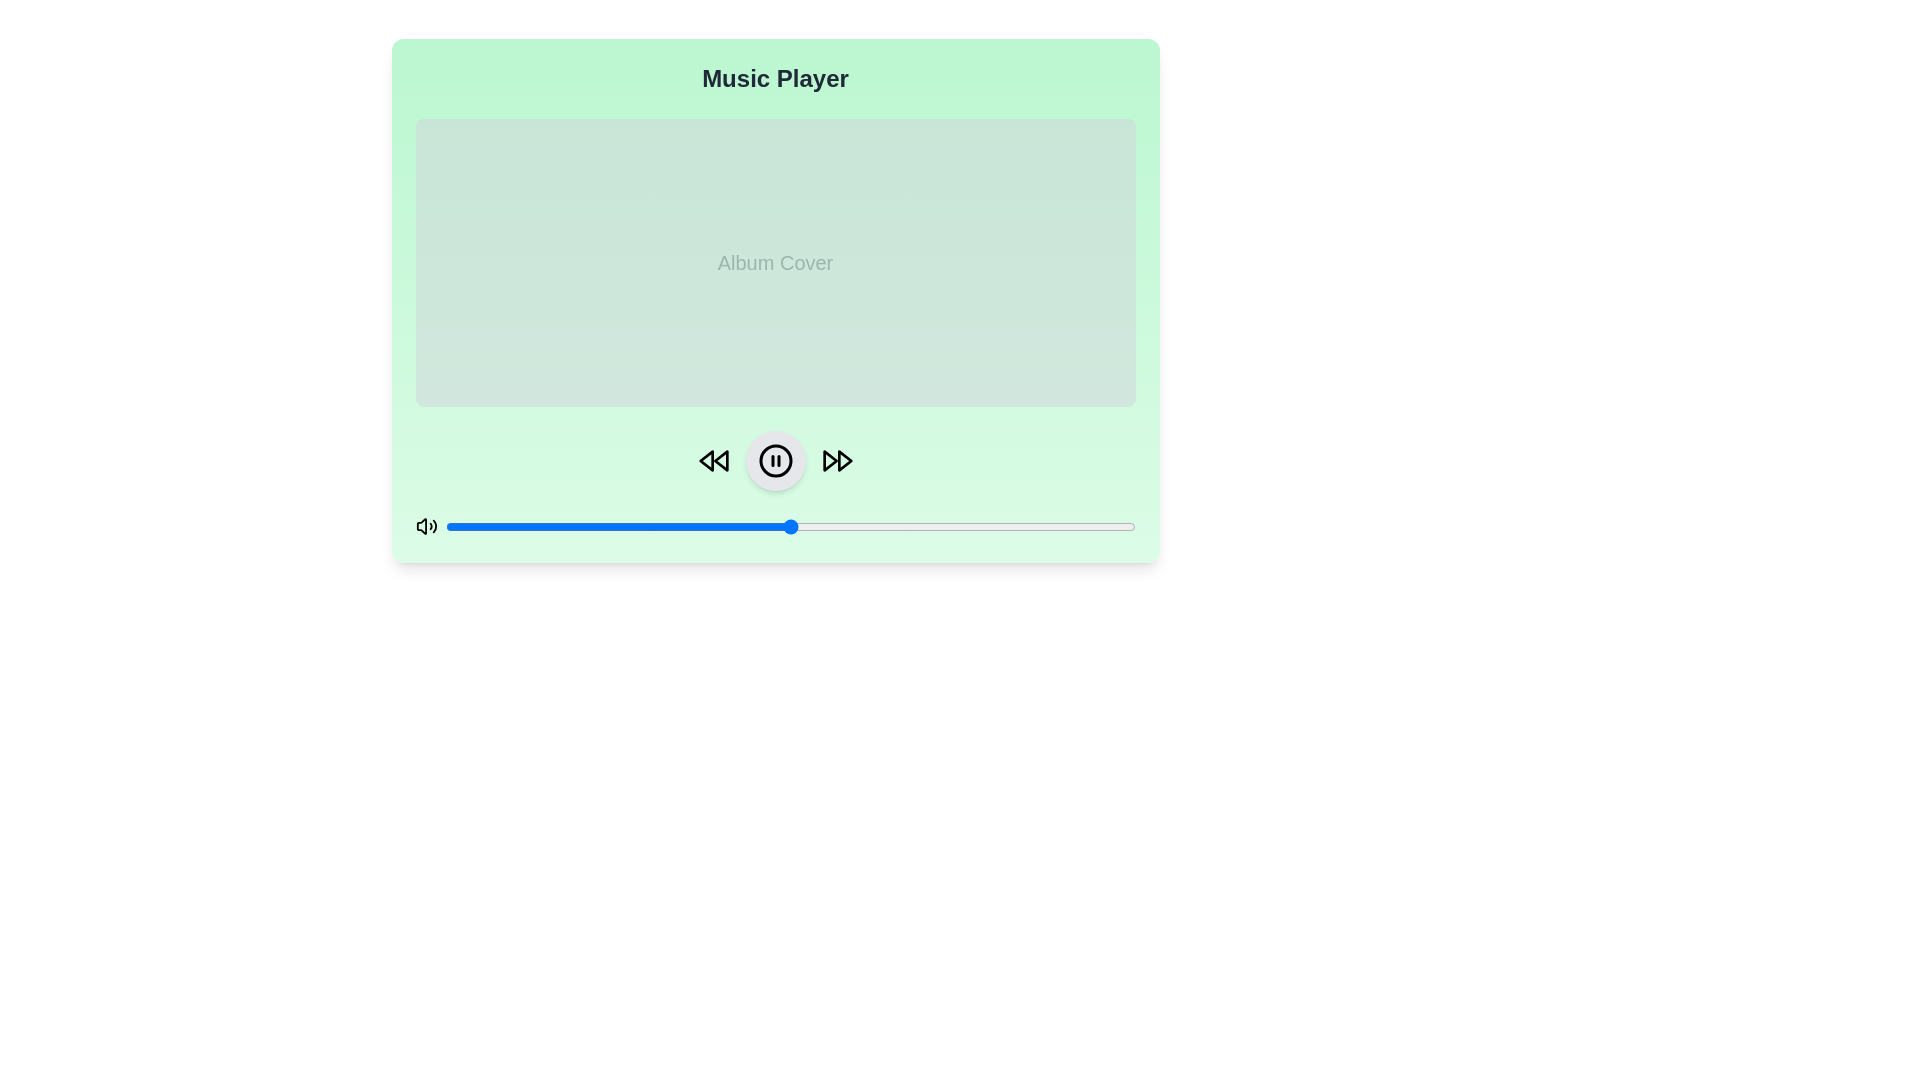 The height and width of the screenshot is (1080, 1920). Describe the element at coordinates (844, 461) in the screenshot. I see `the shape of the fast-forward icon's right arrow, which is located at the far right of the control button cluster next to the pause button` at that location.